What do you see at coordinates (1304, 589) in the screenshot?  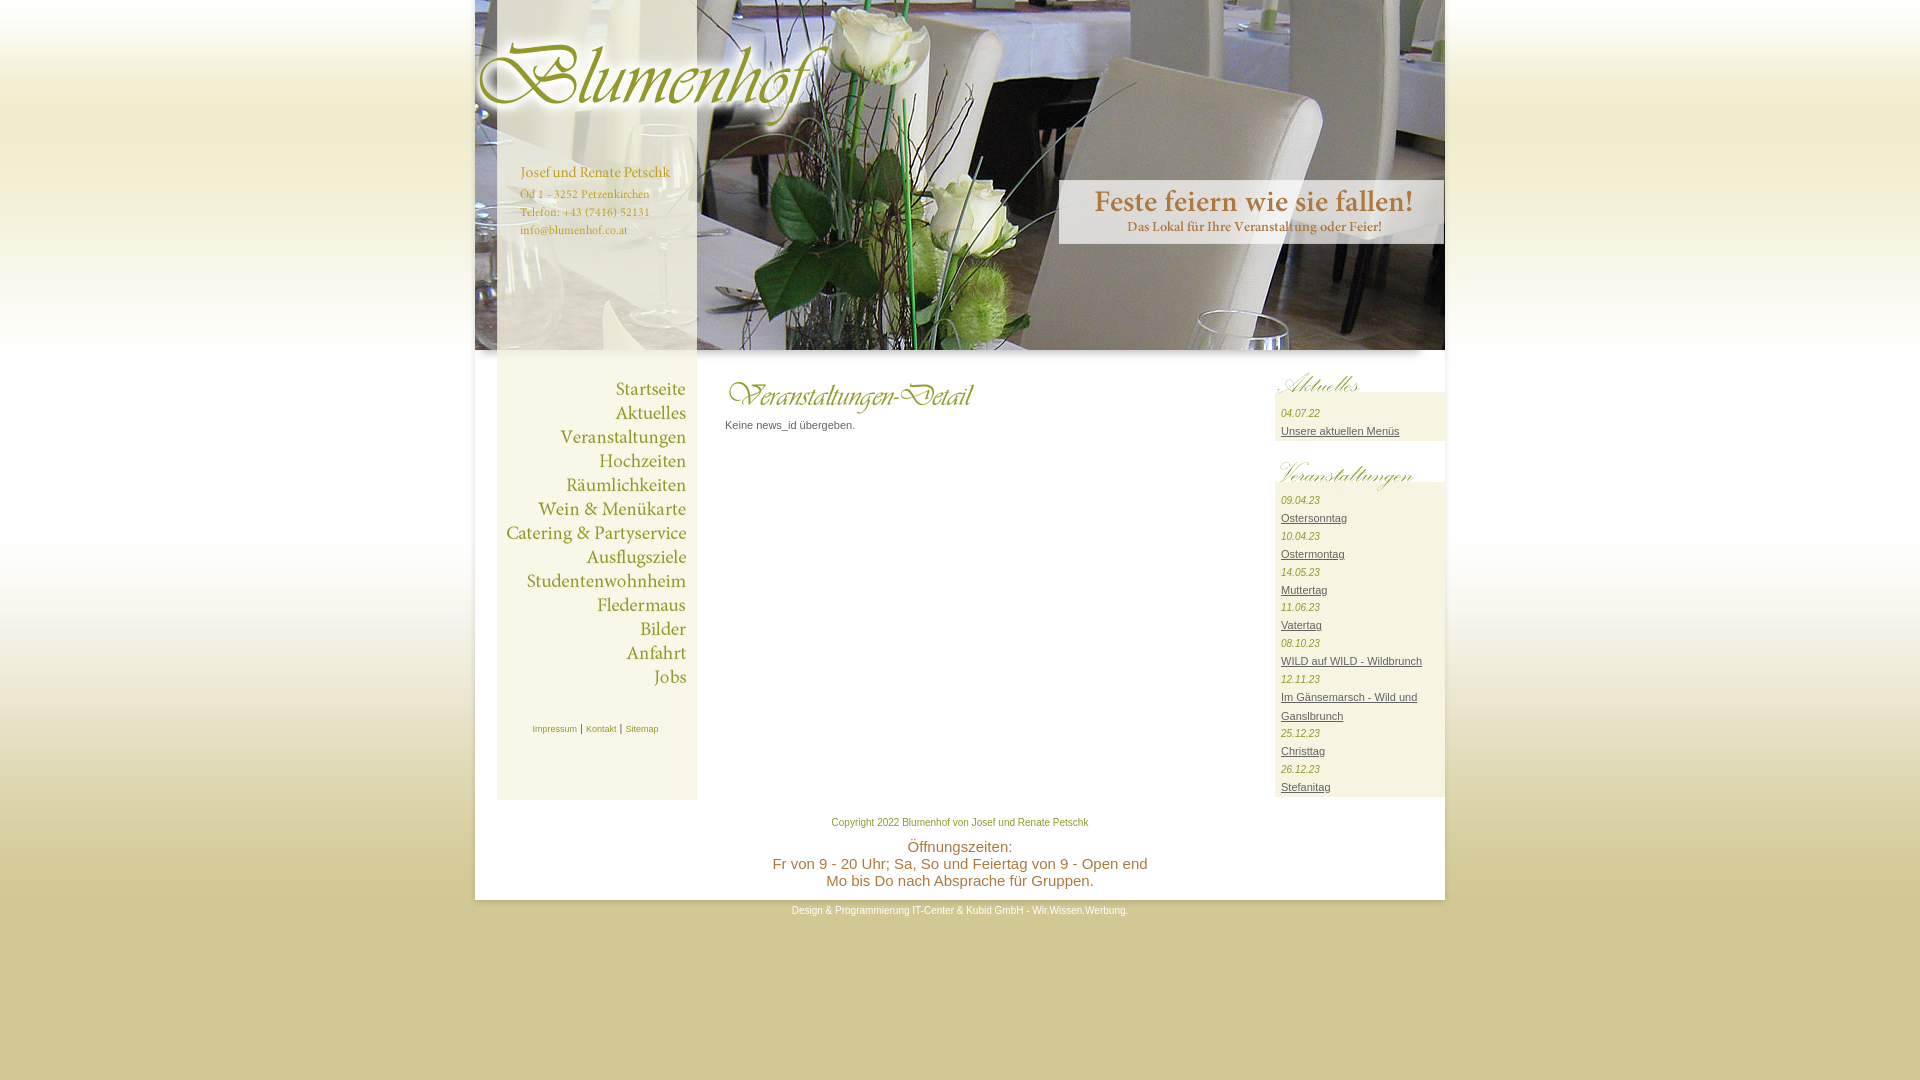 I see `'Muttertag'` at bounding box center [1304, 589].